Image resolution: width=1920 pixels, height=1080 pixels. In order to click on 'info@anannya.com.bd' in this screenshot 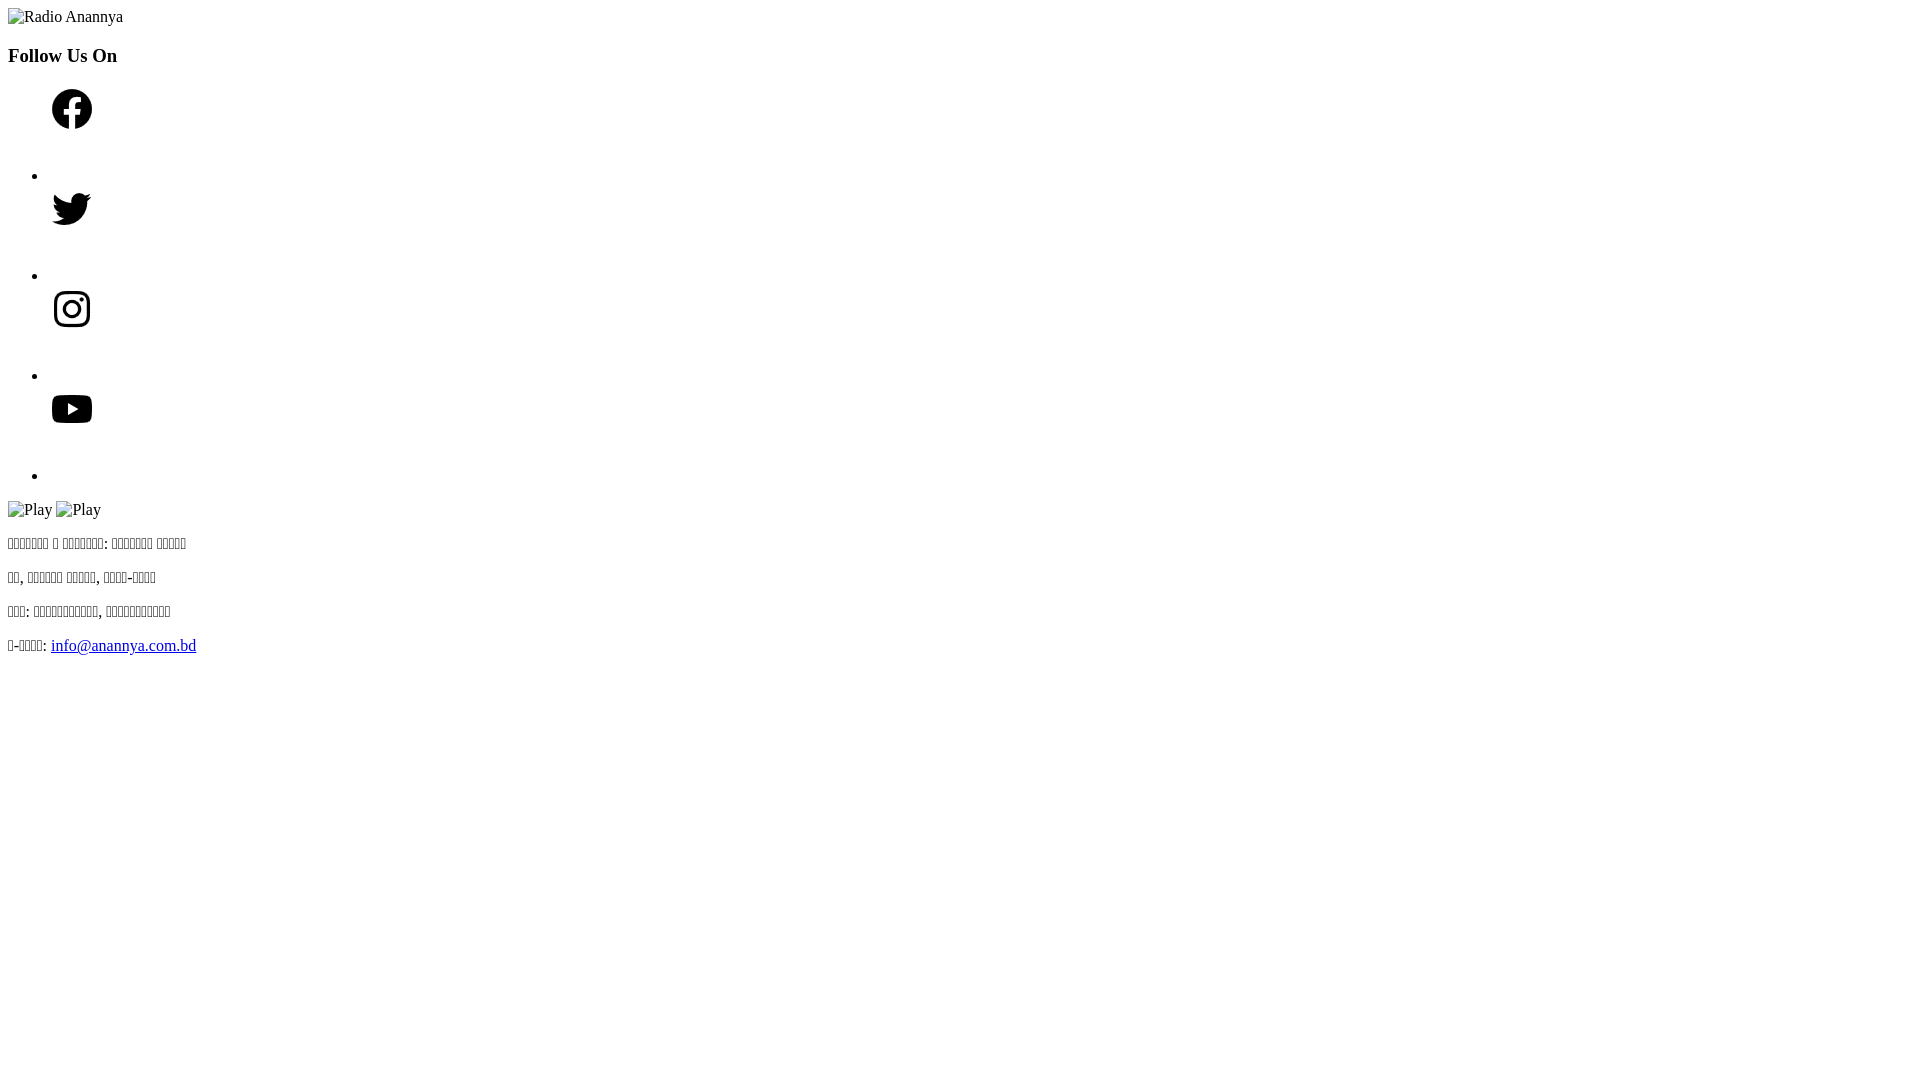, I will do `click(122, 645)`.